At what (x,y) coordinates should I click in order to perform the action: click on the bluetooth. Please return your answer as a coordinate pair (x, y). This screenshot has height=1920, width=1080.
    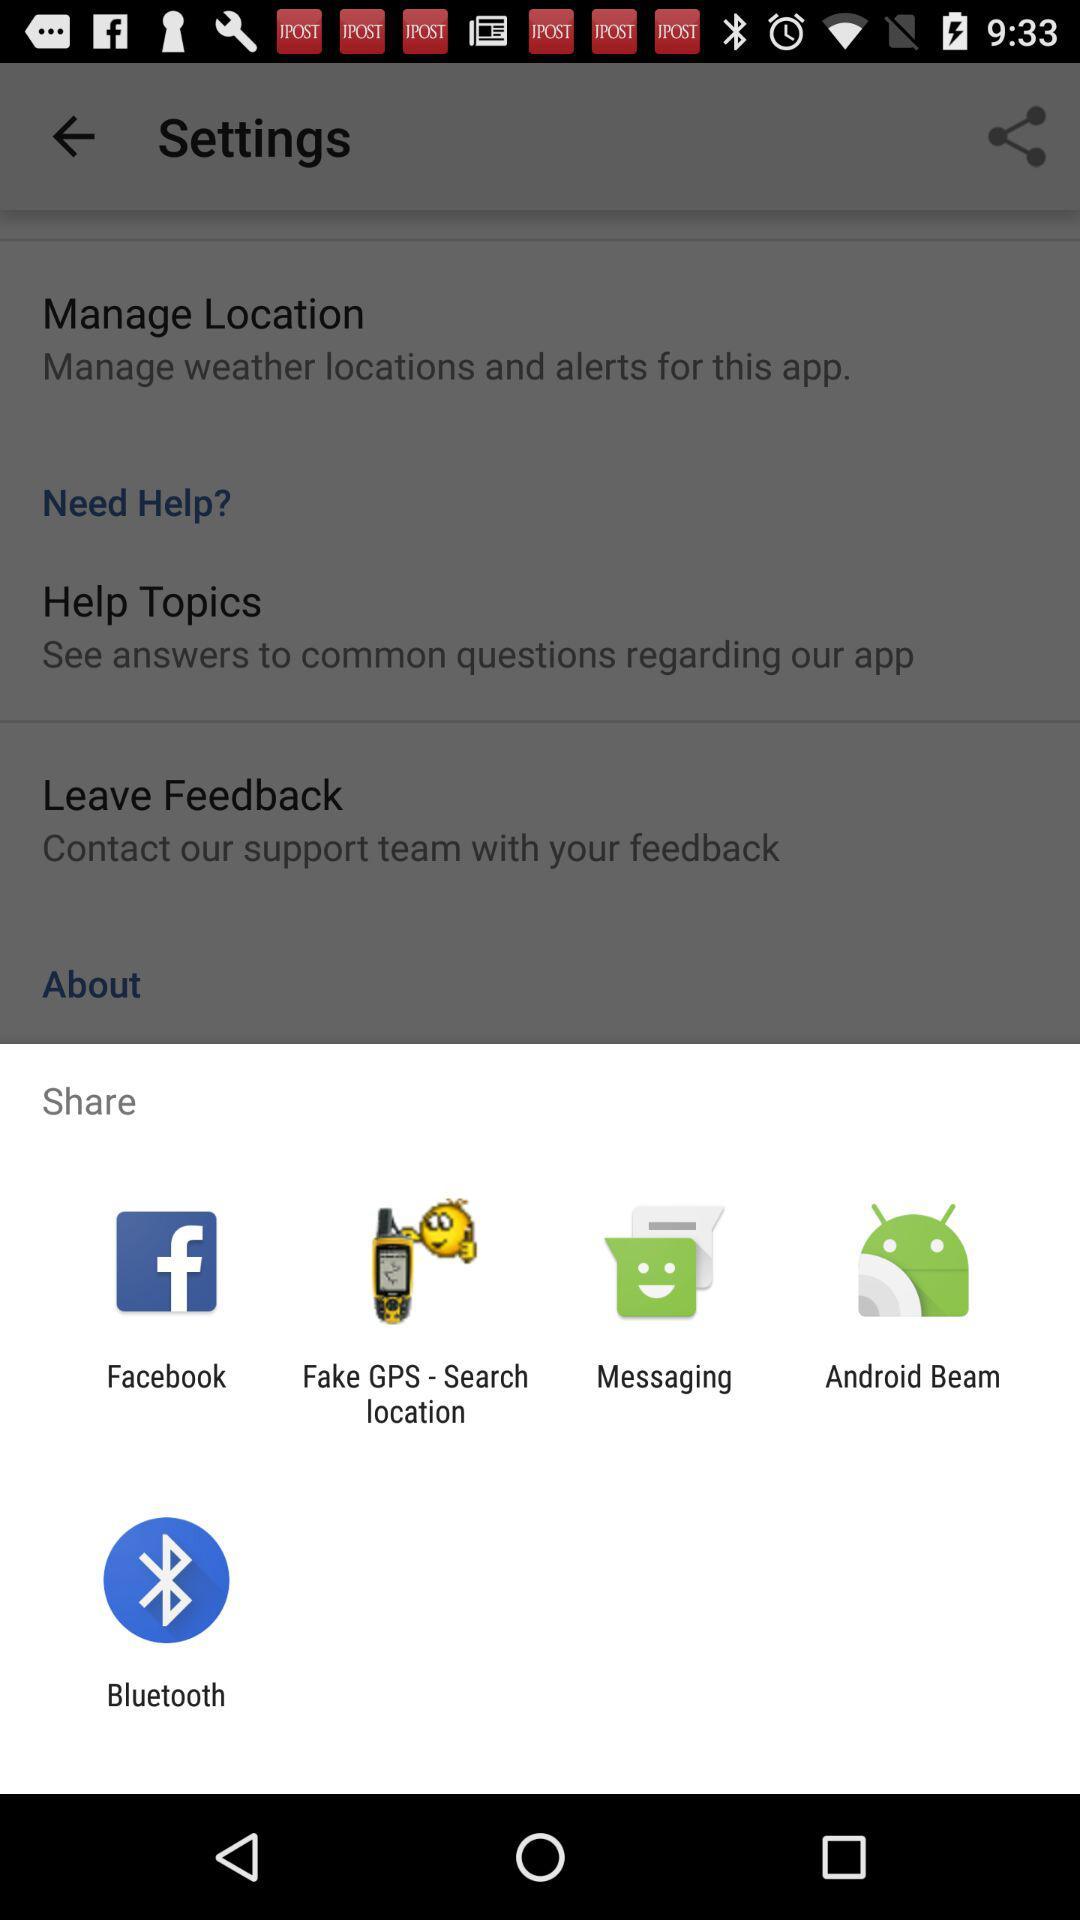
    Looking at the image, I should click on (165, 1711).